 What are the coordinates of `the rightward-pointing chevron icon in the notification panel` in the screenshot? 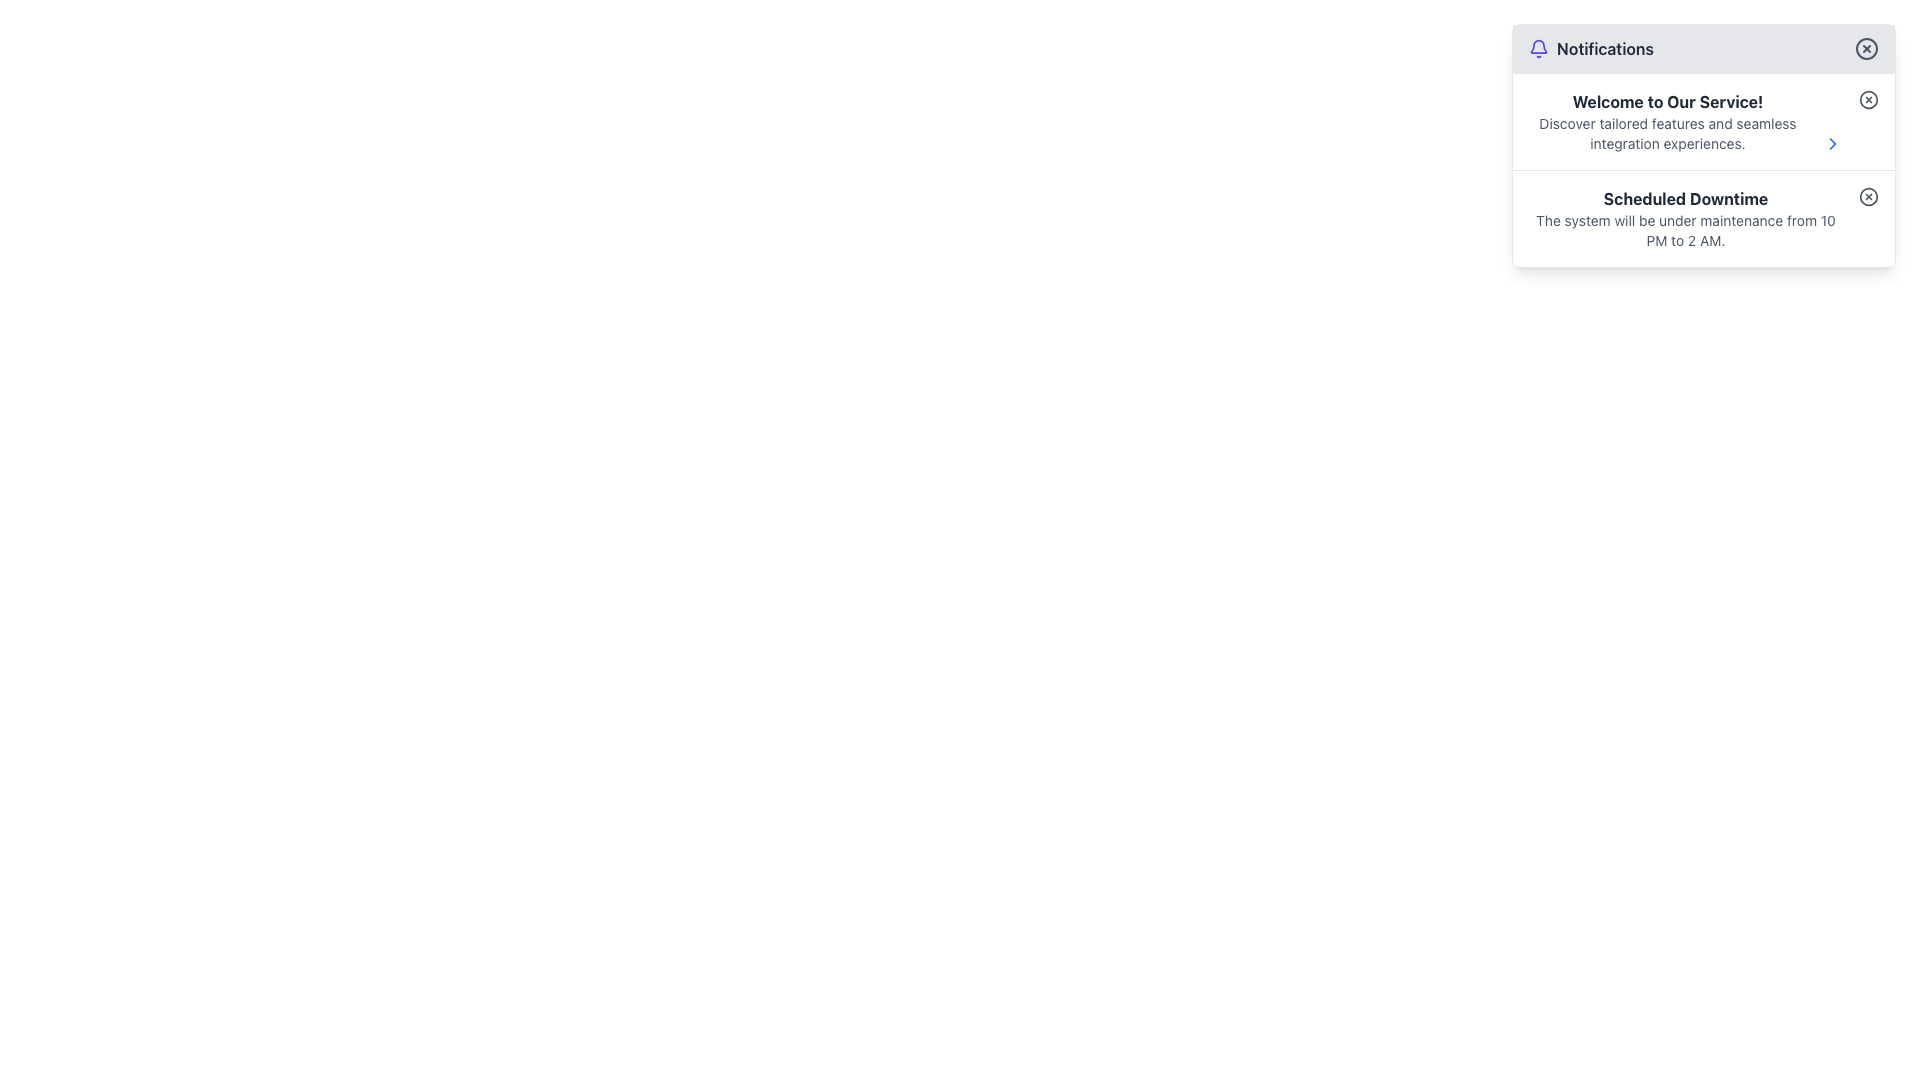 It's located at (1833, 142).